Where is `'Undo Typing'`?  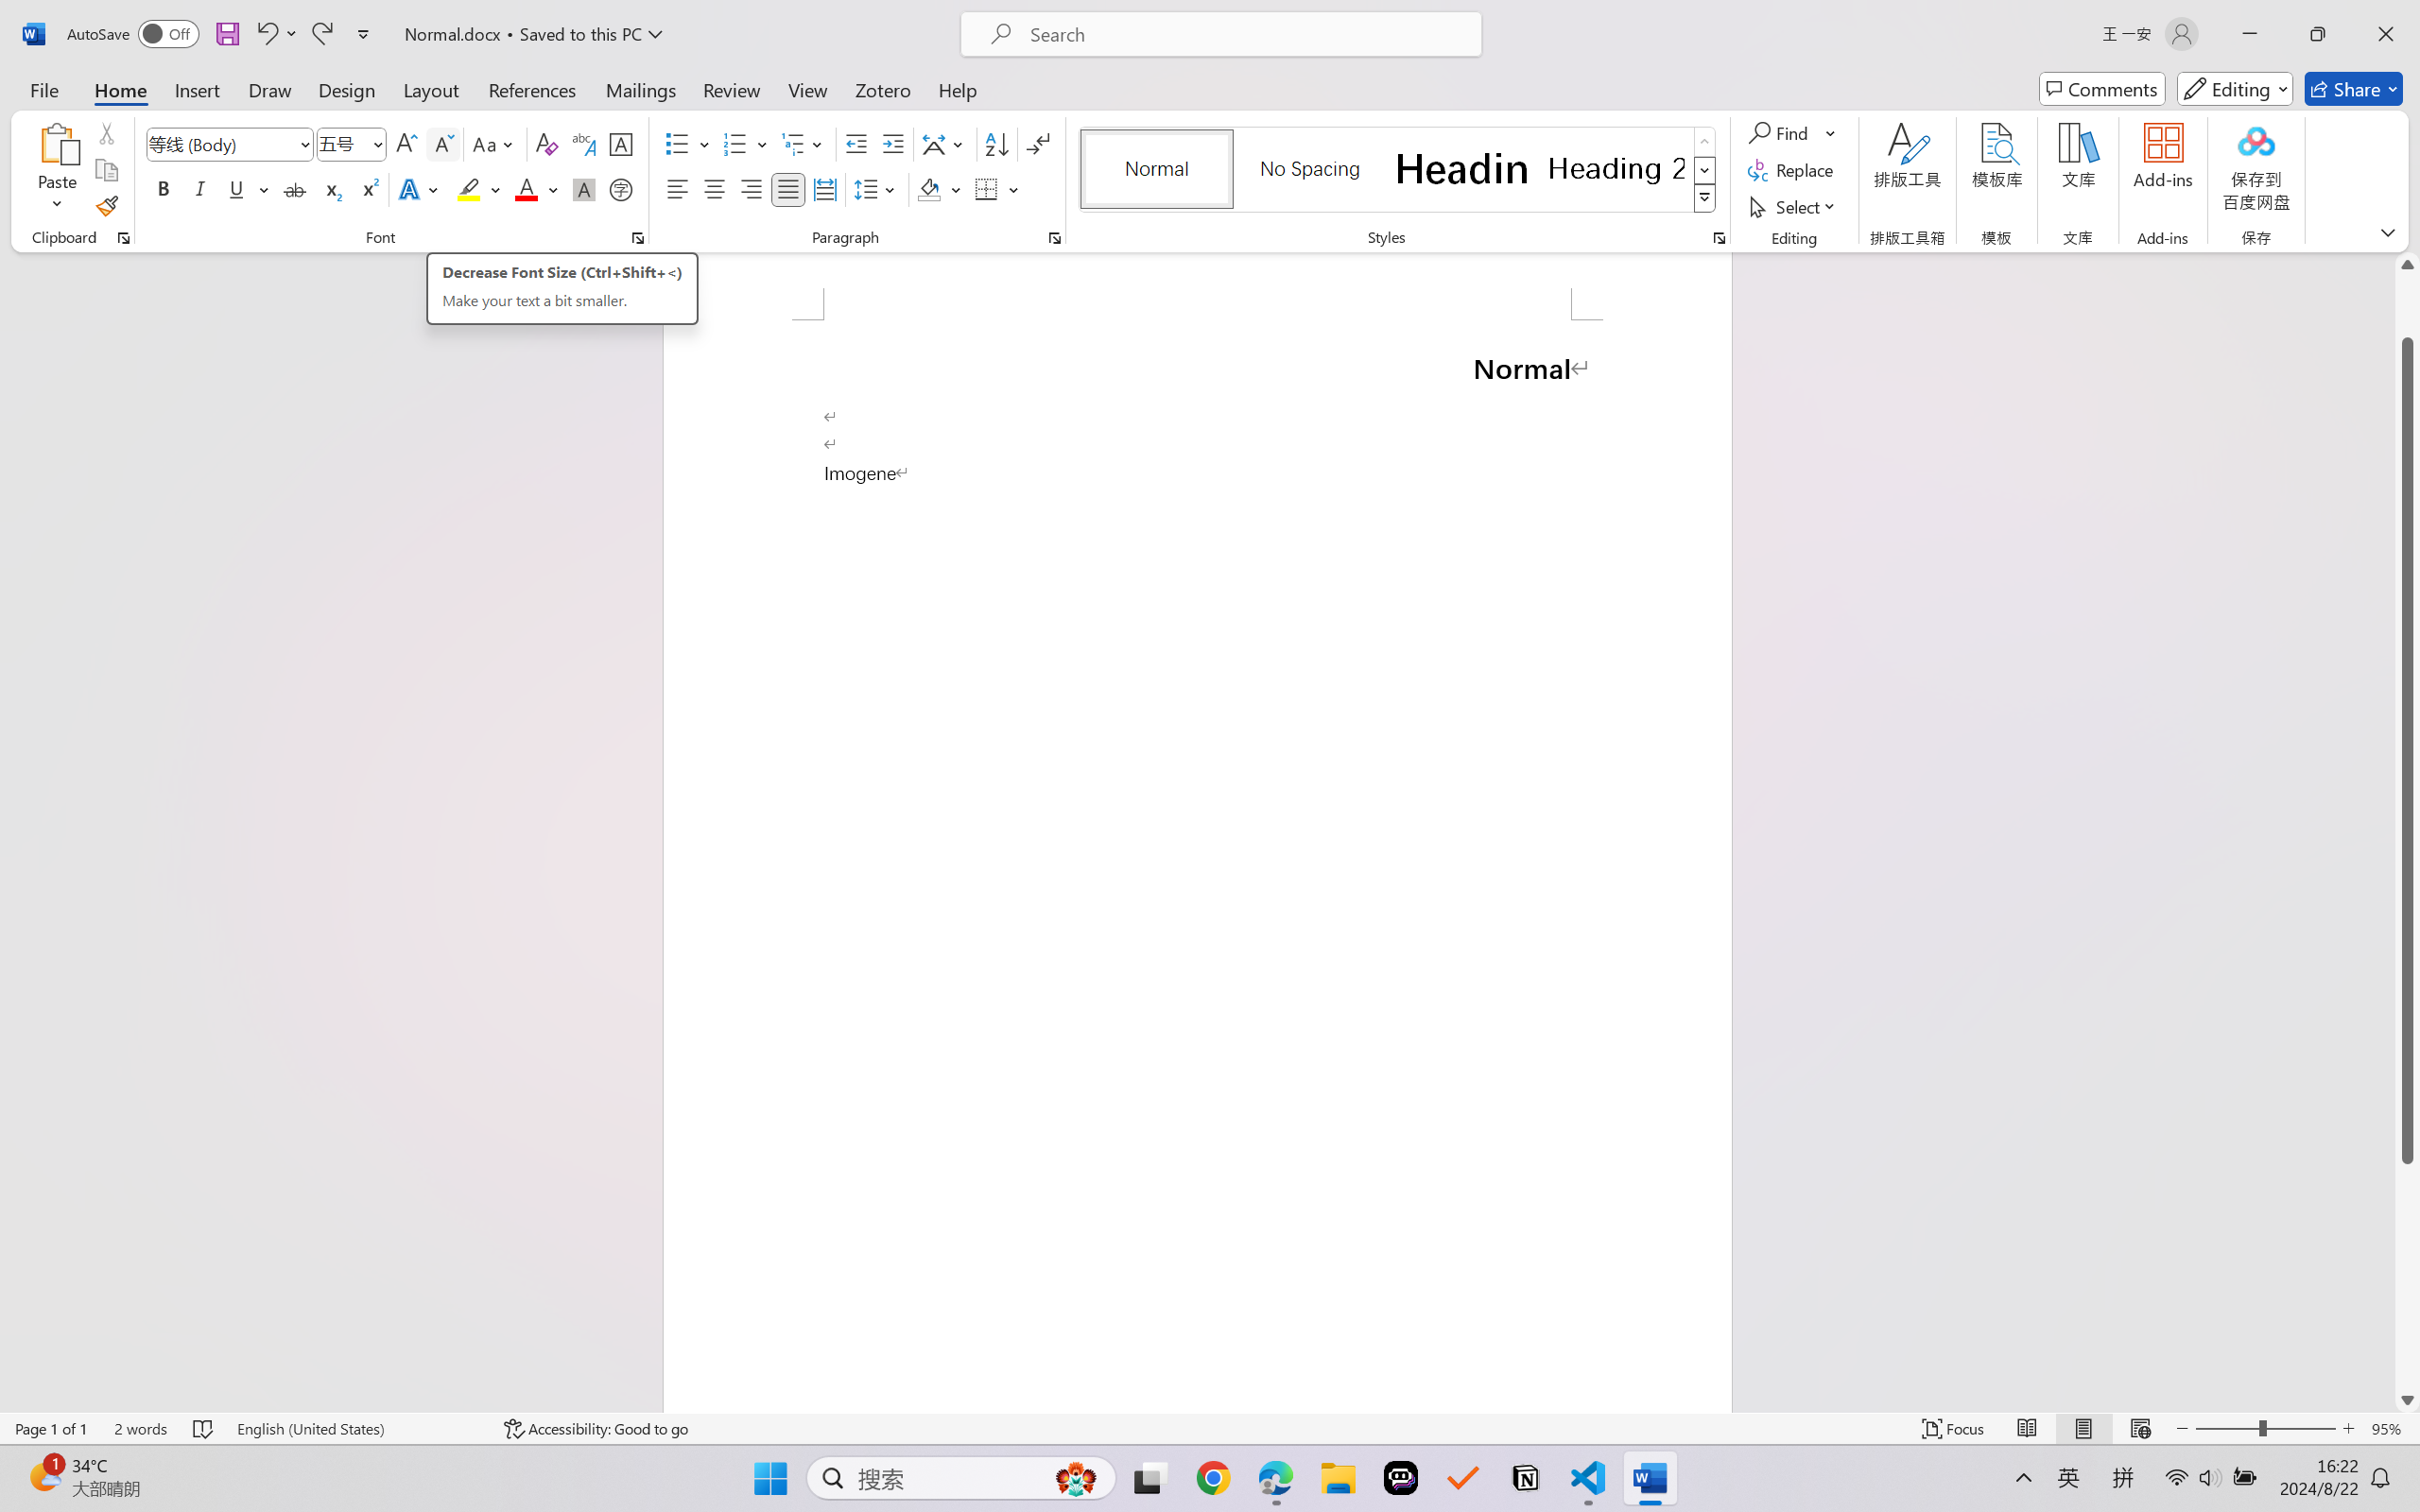
'Undo Typing' is located at coordinates (265, 33).